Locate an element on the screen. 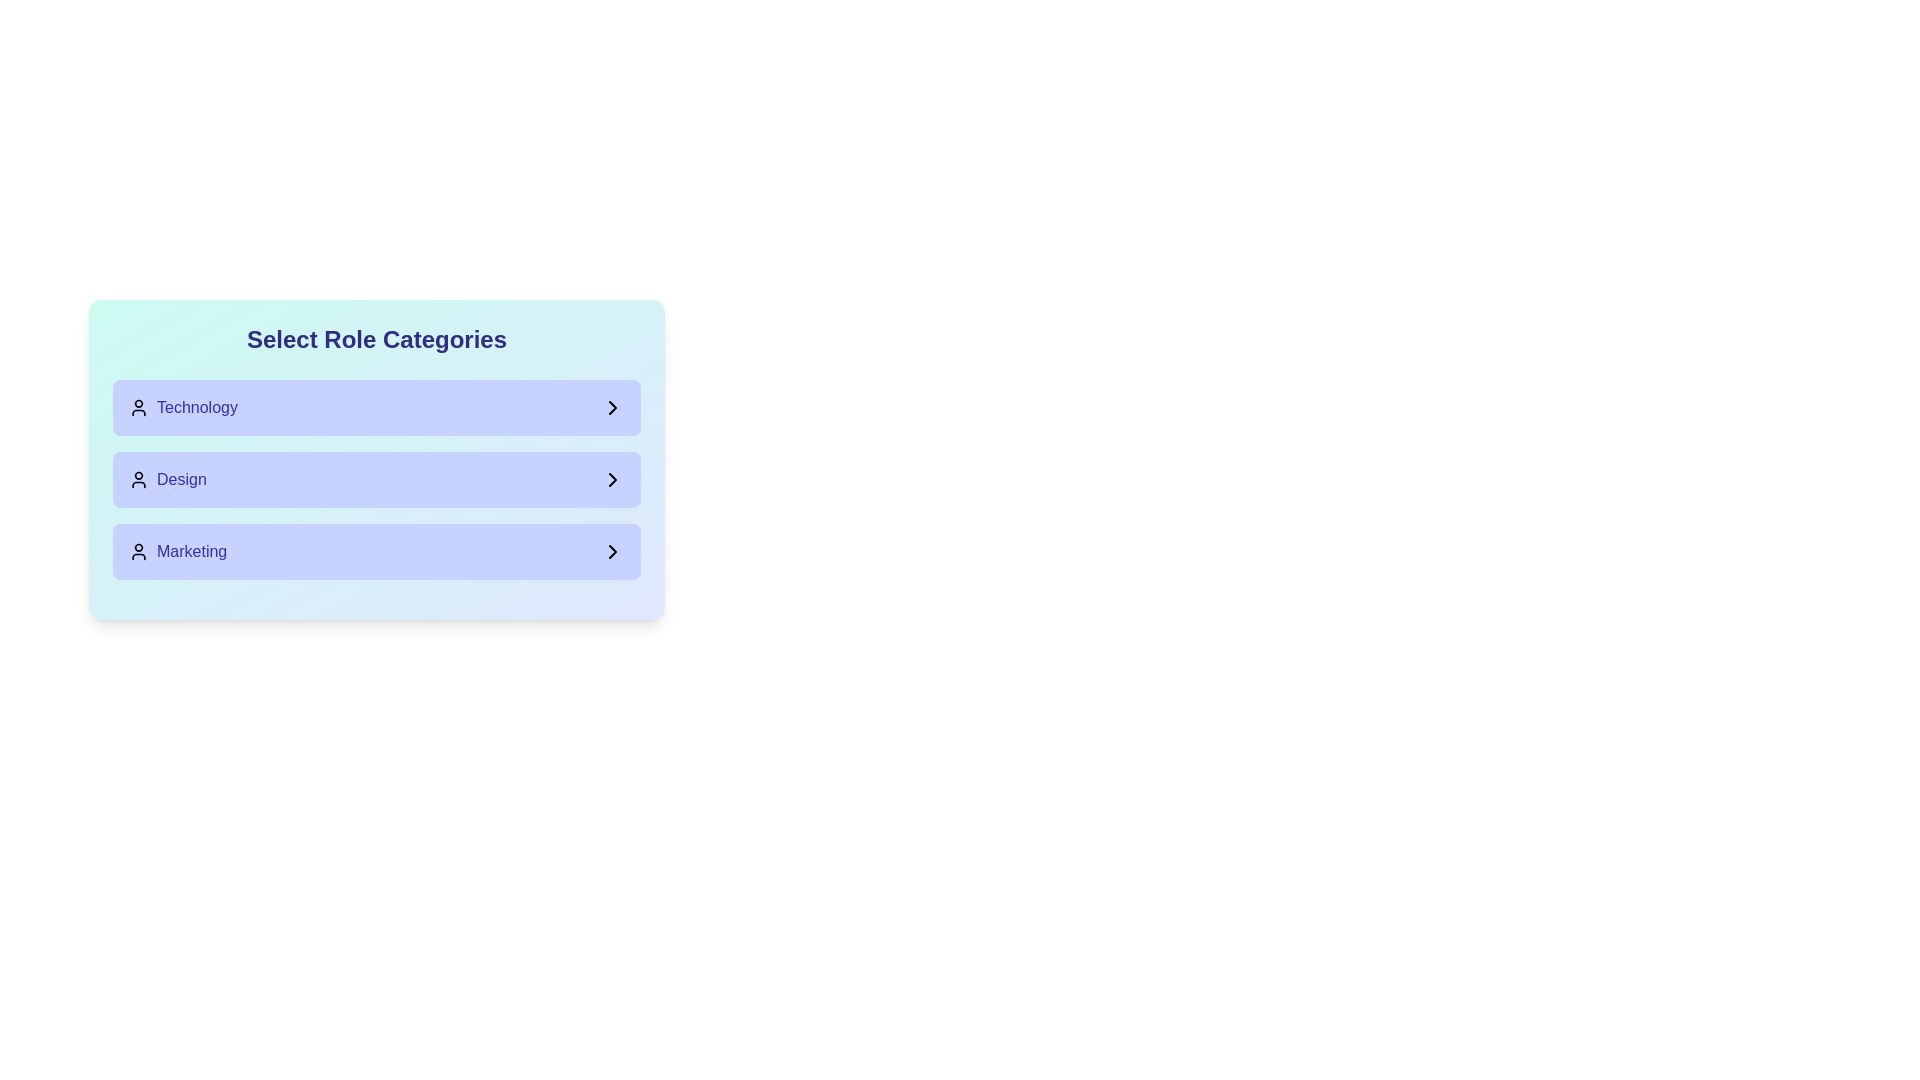 Image resolution: width=1920 pixels, height=1080 pixels. the 'Design' category text label, which is the second item in the vertical list of categories, located below 'Technology' and above 'Marketing' is located at coordinates (181, 479).